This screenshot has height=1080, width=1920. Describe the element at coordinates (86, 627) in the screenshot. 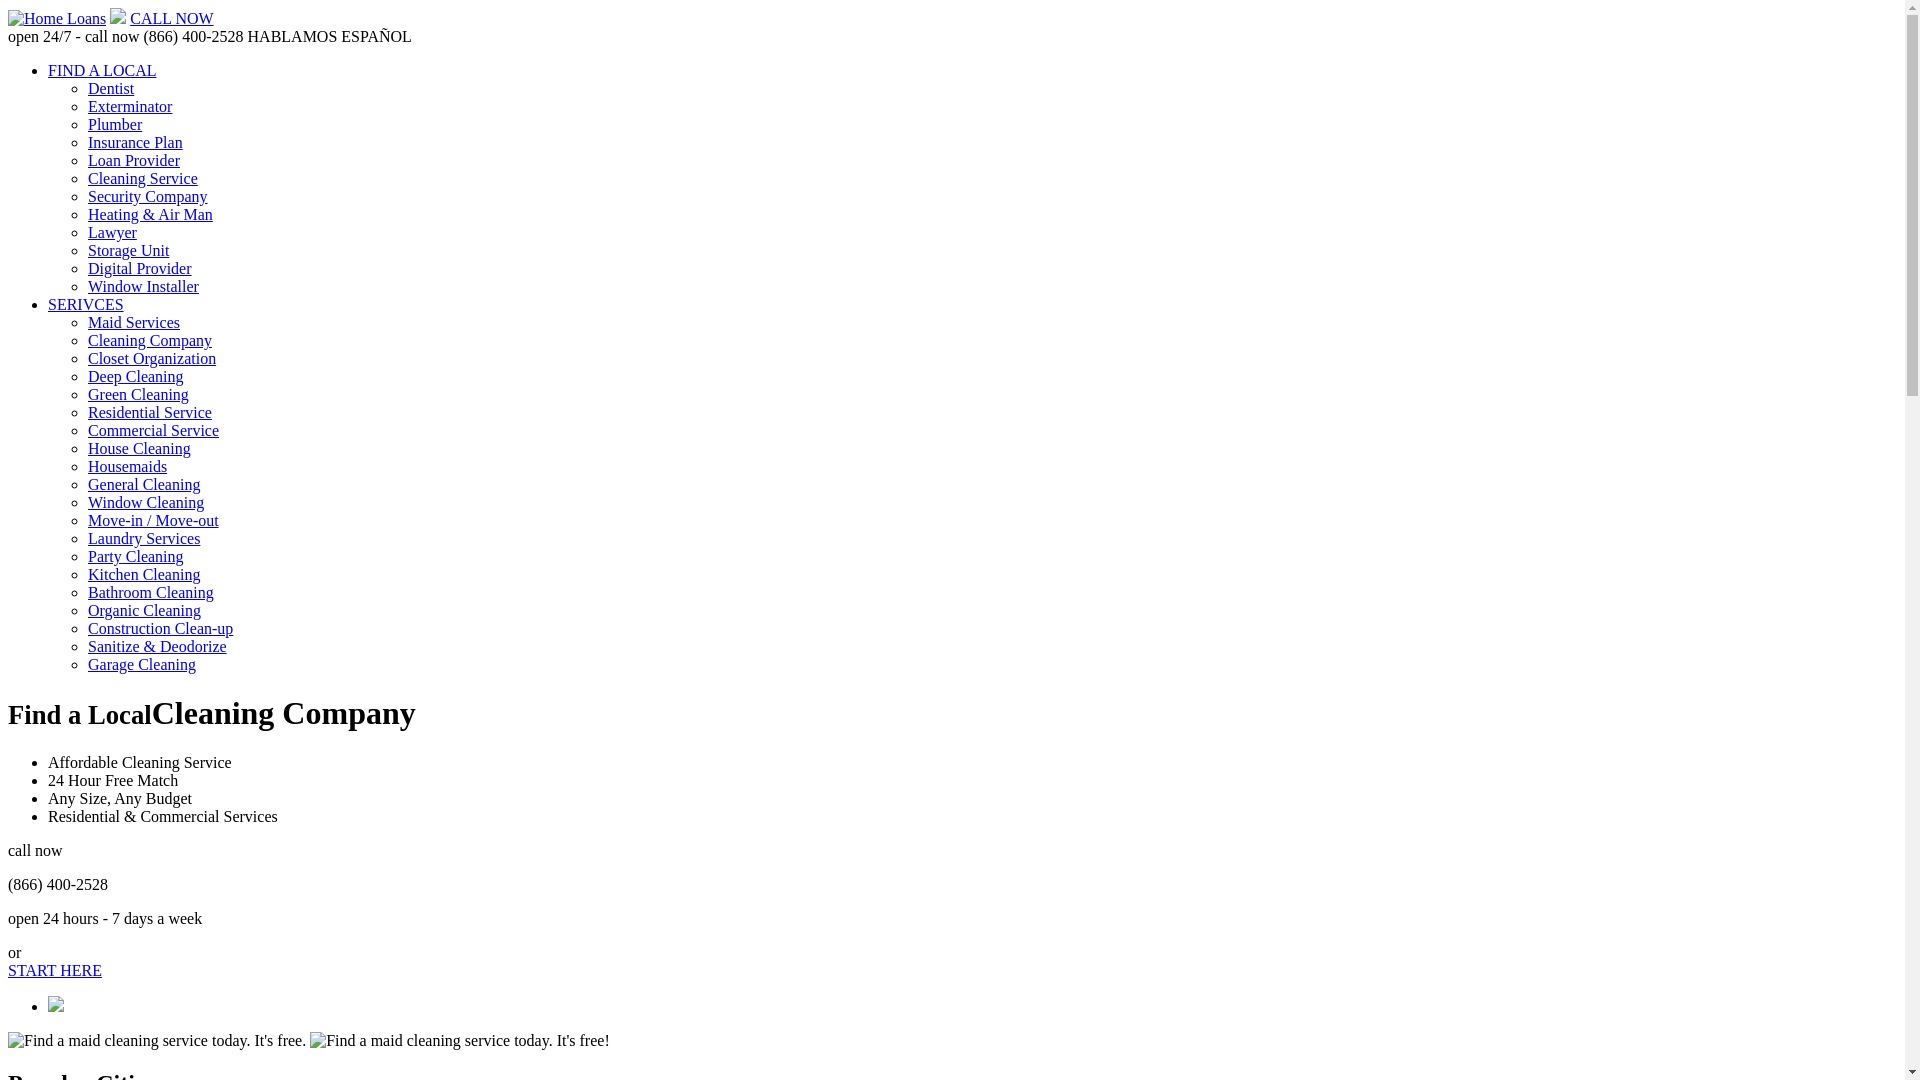

I see `'Construction Clean-up'` at that location.